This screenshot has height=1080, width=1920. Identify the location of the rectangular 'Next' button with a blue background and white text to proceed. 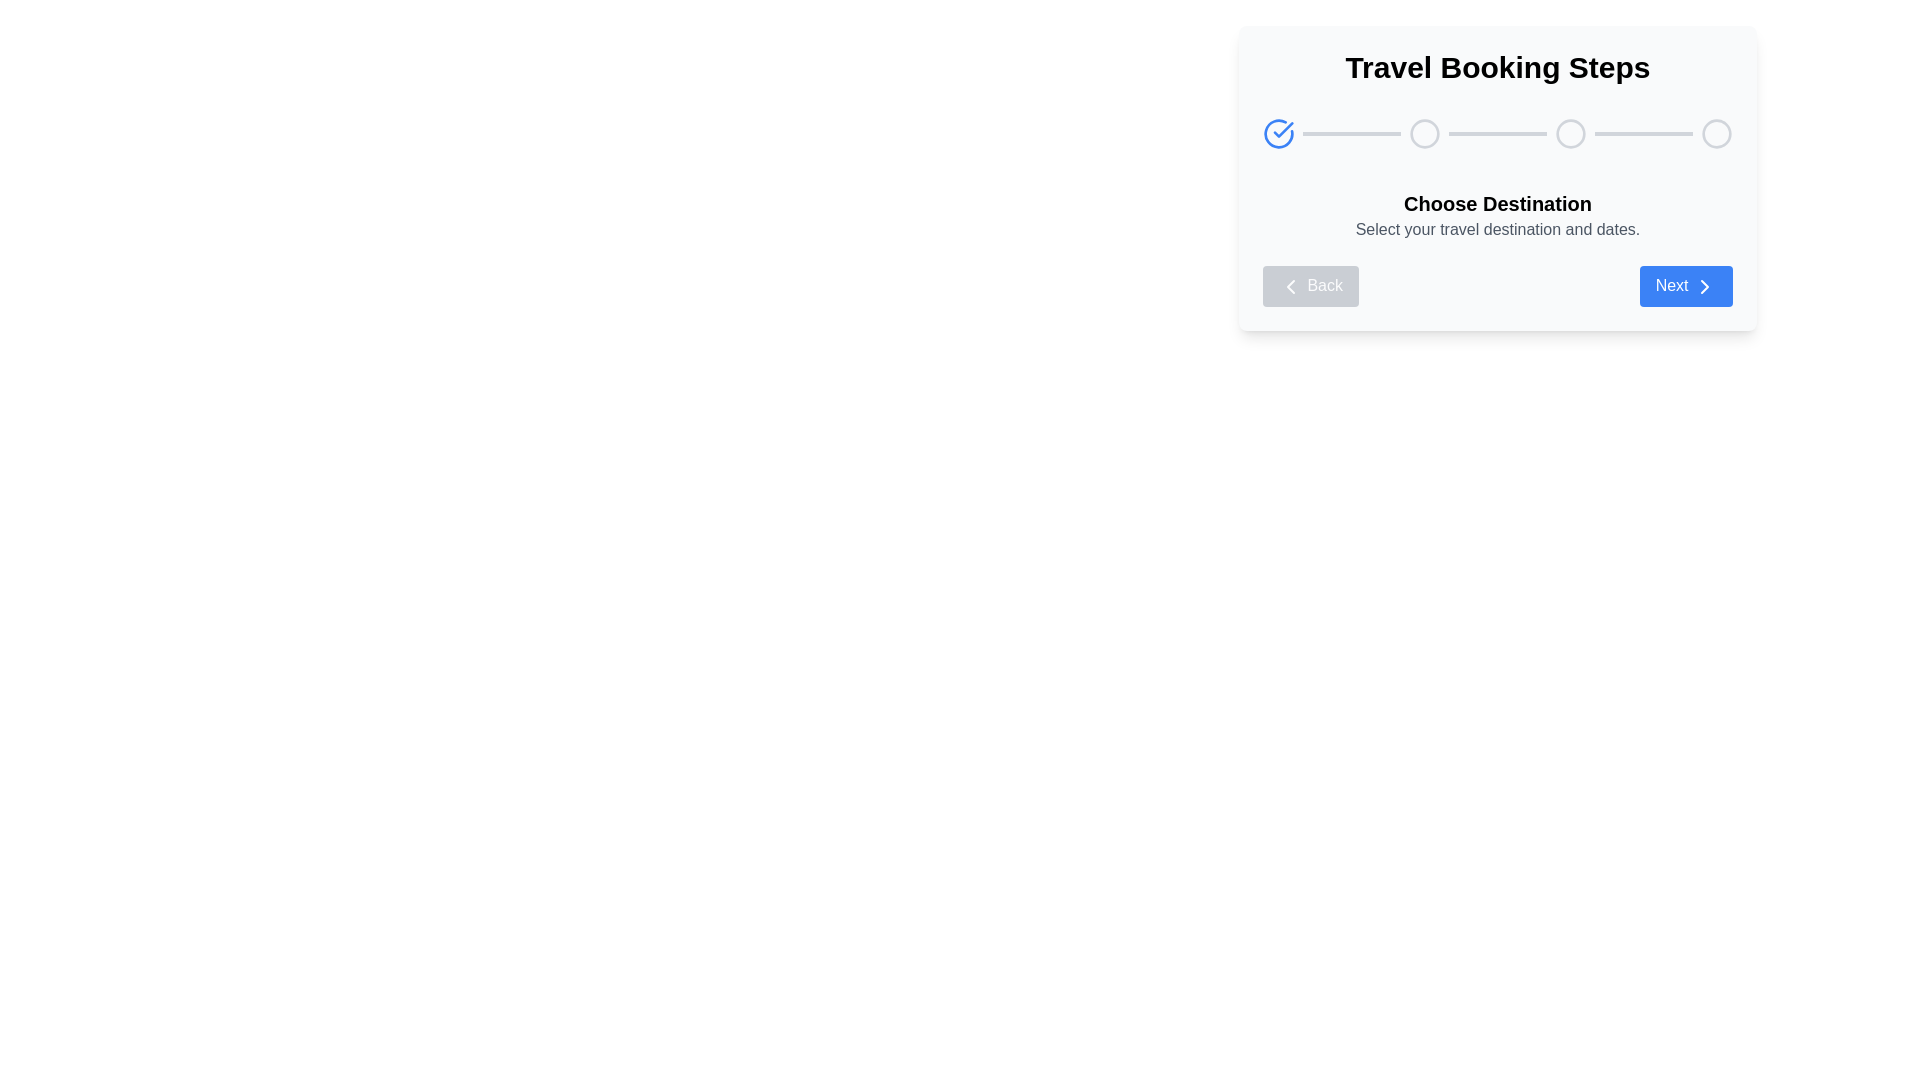
(1685, 286).